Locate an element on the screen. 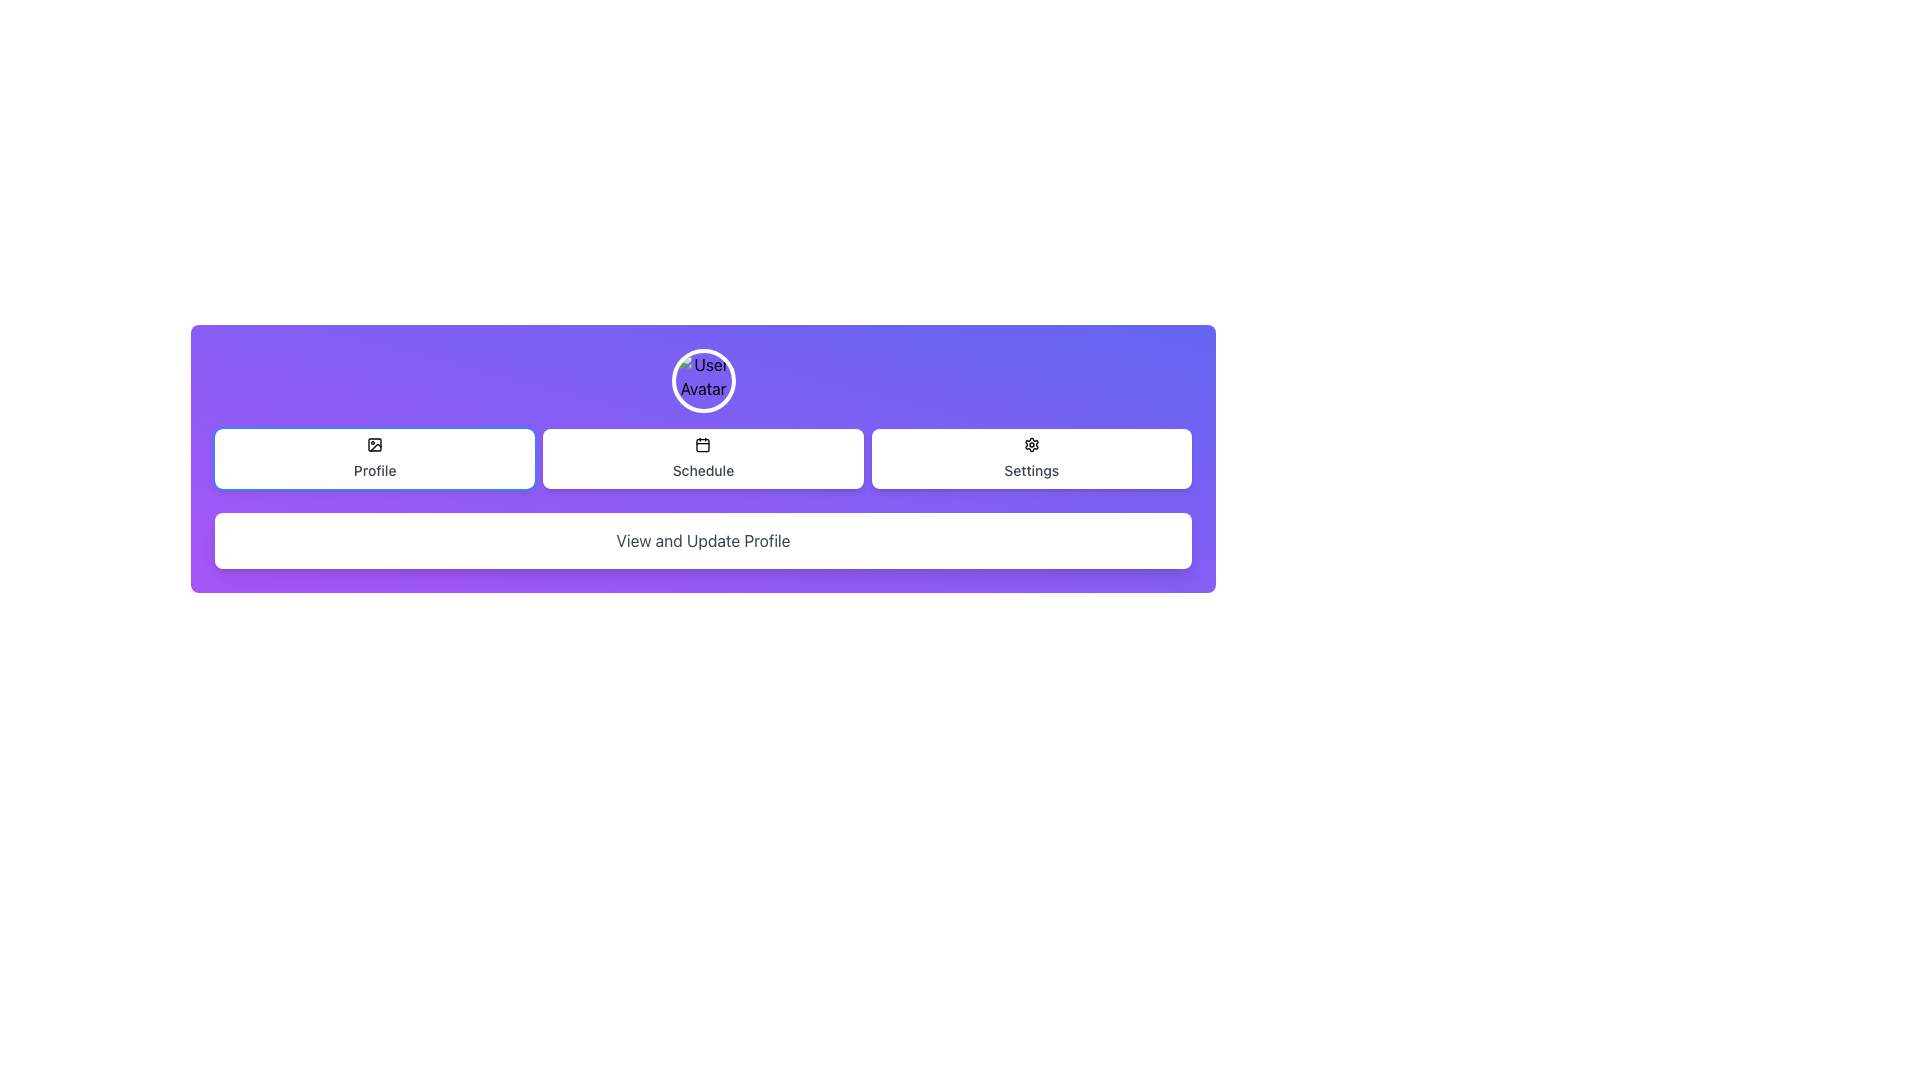  the 'Settings' text label, which is displayed in gray color beneath the settings icon at the top center of the interface is located at coordinates (1031, 470).